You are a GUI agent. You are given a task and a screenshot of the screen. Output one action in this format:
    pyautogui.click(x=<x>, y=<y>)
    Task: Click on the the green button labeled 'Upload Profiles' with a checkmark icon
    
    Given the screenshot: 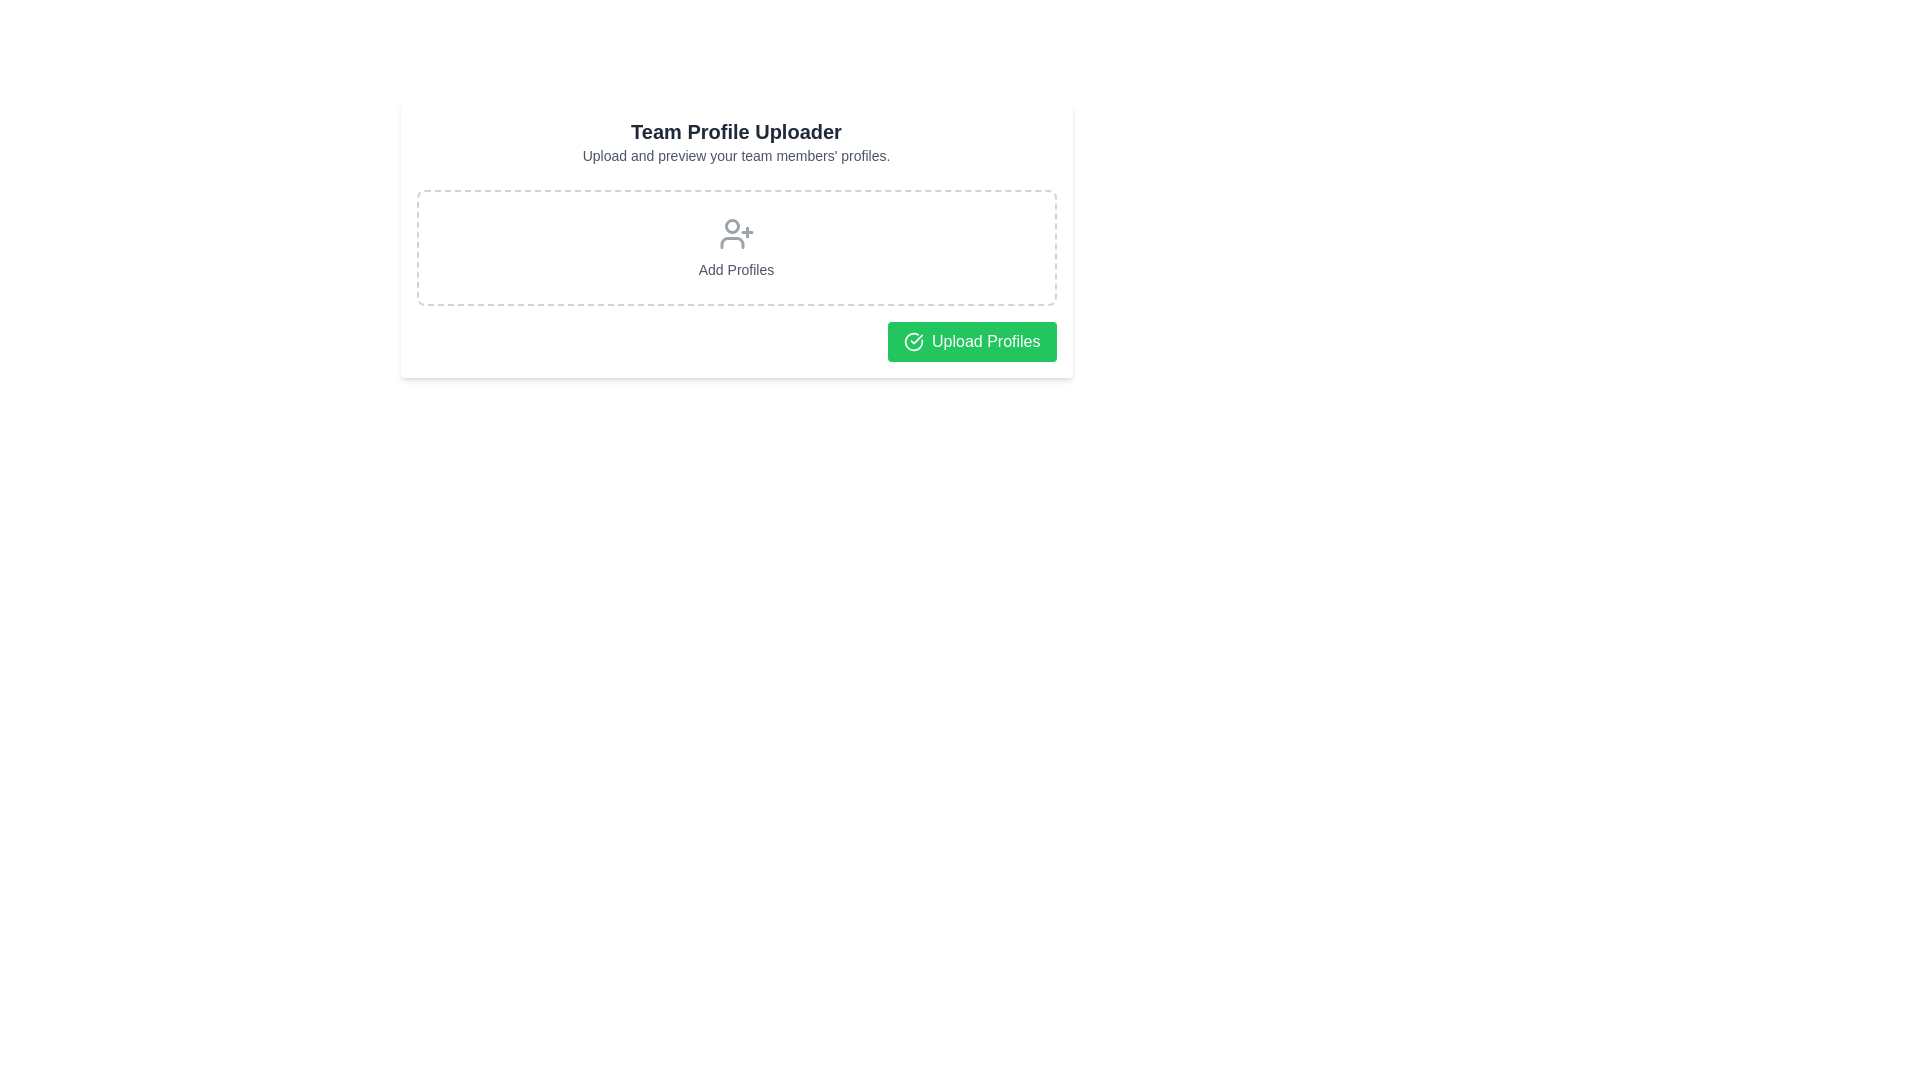 What is the action you would take?
    pyautogui.click(x=972, y=341)
    